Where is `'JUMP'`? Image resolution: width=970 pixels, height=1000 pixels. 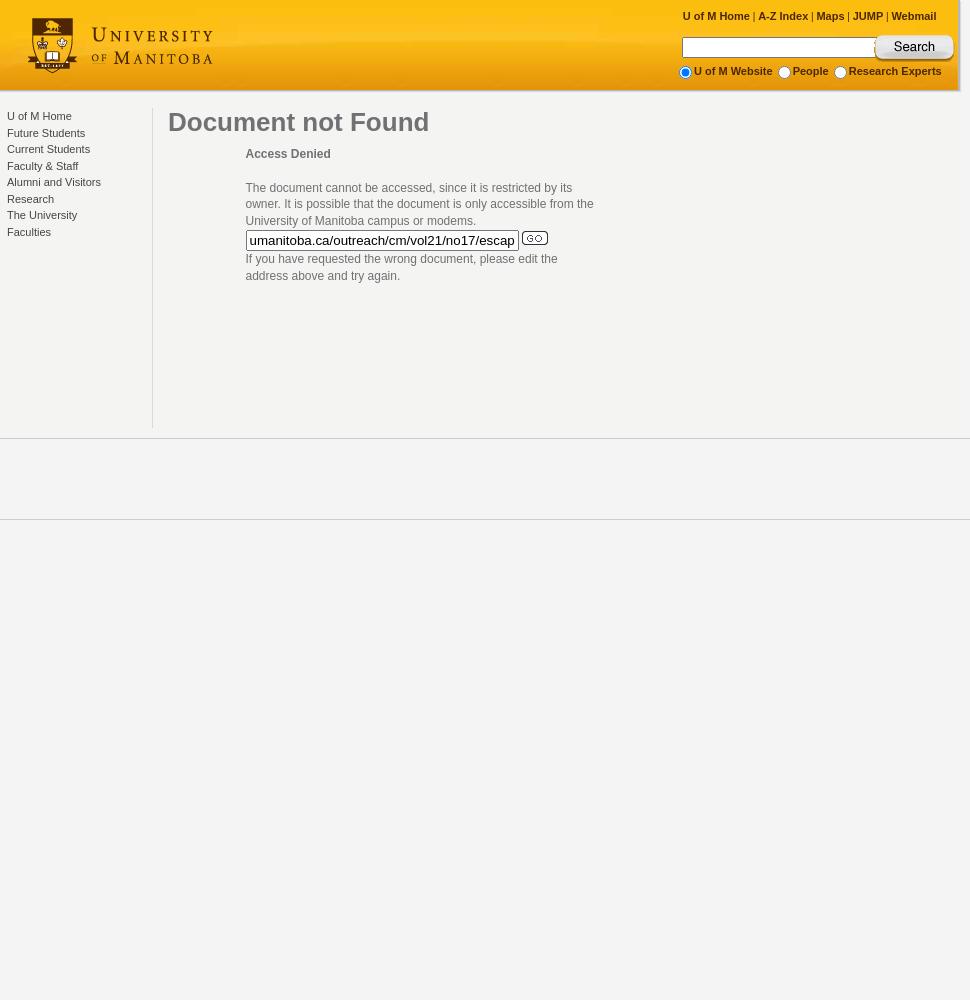 'JUMP' is located at coordinates (851, 16).